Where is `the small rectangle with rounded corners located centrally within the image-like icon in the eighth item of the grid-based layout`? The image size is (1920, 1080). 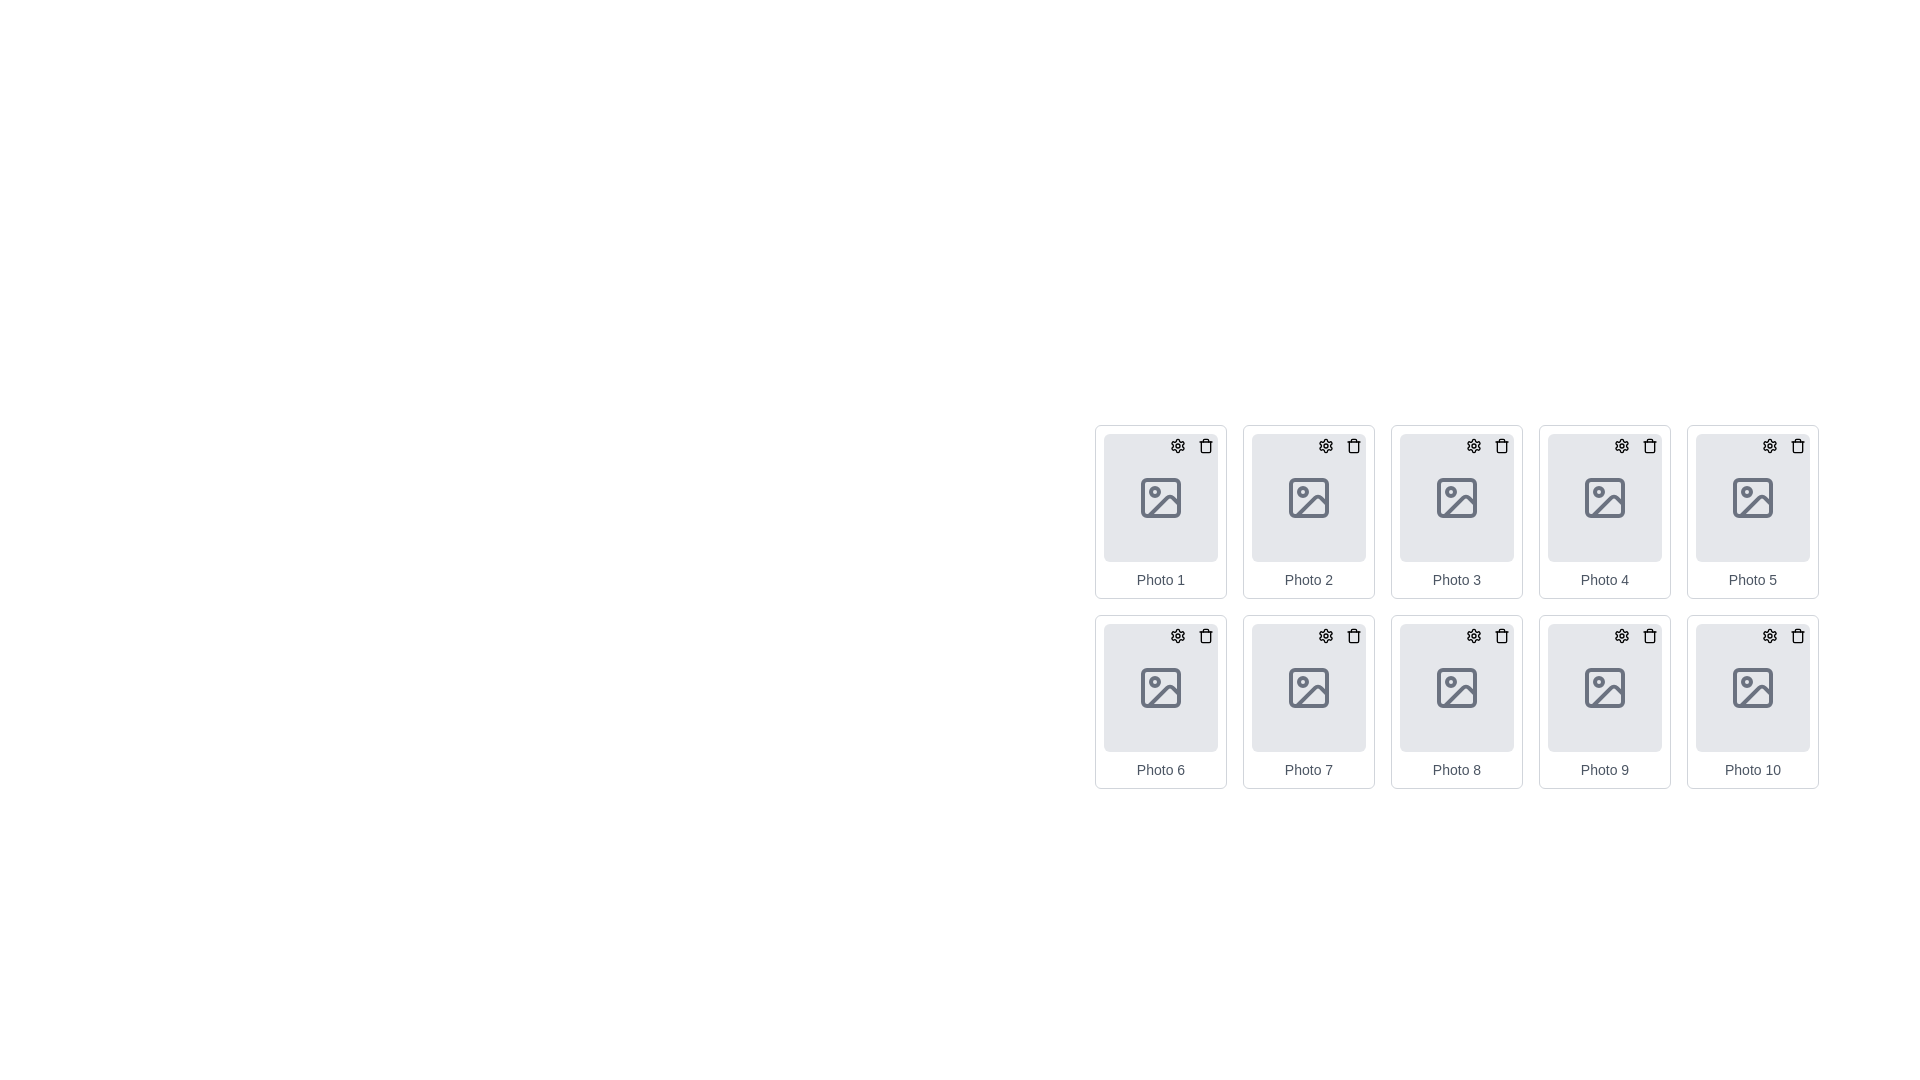
the small rectangle with rounded corners located centrally within the image-like icon in the eighth item of the grid-based layout is located at coordinates (1457, 686).